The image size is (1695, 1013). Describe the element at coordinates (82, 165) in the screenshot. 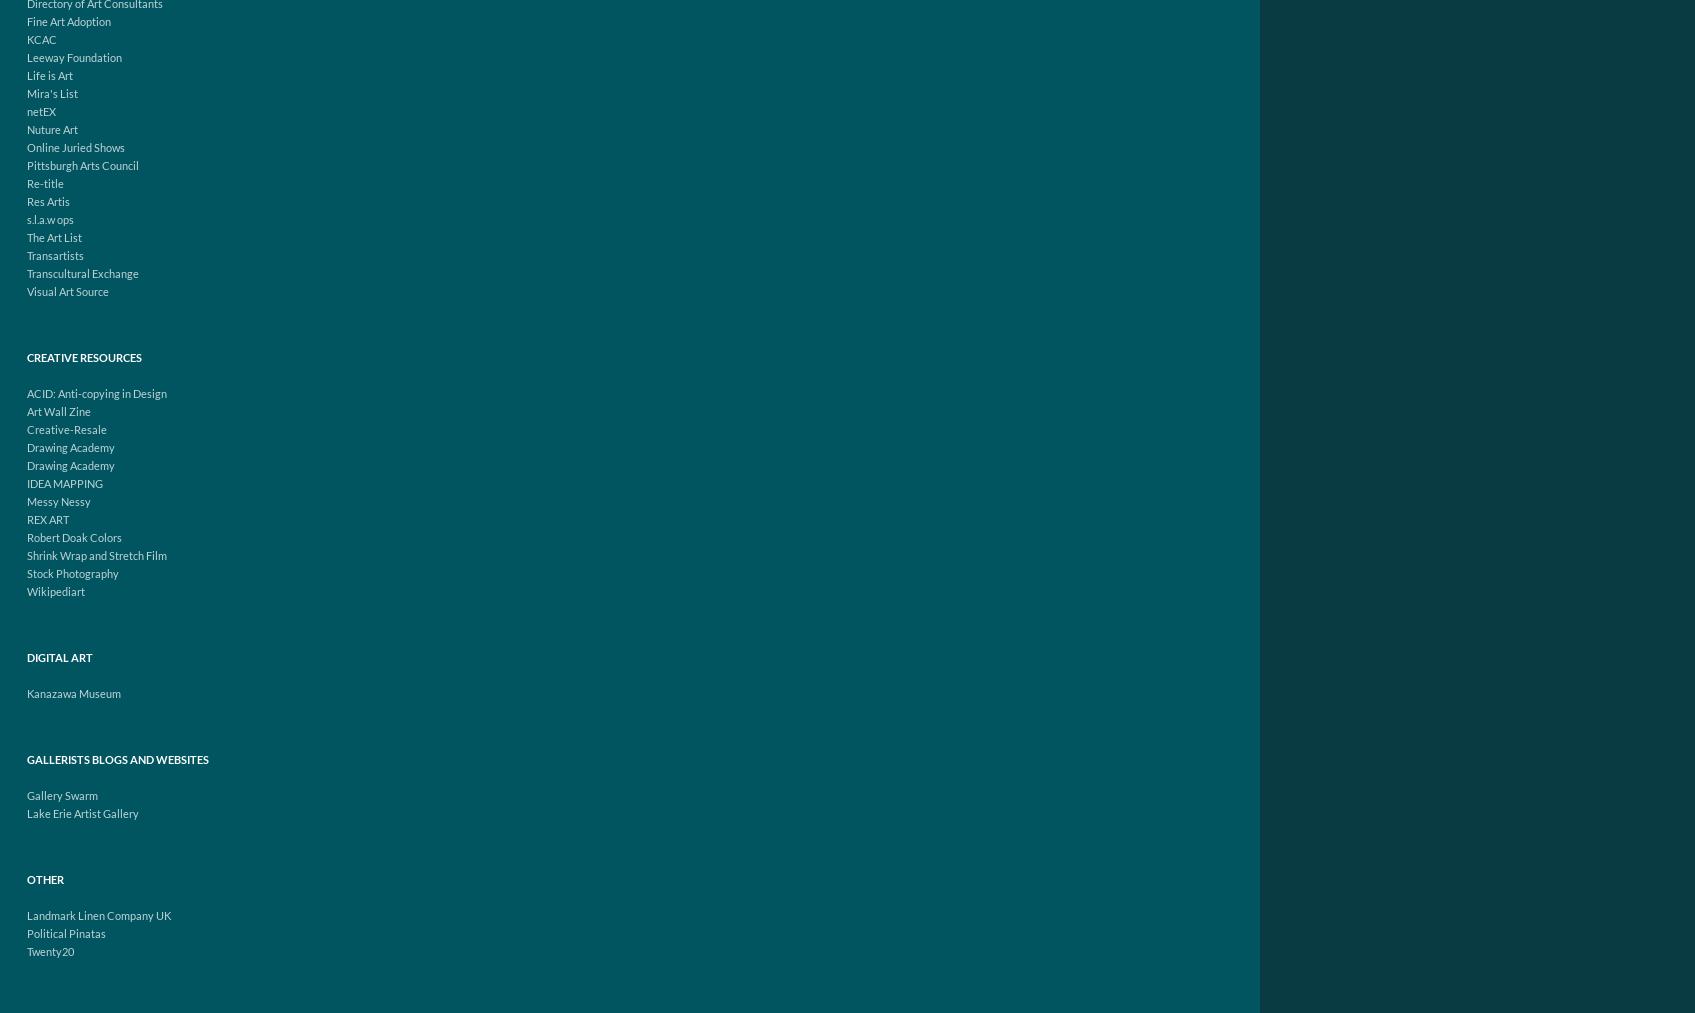

I see `'Pittsburgh Arts Council'` at that location.